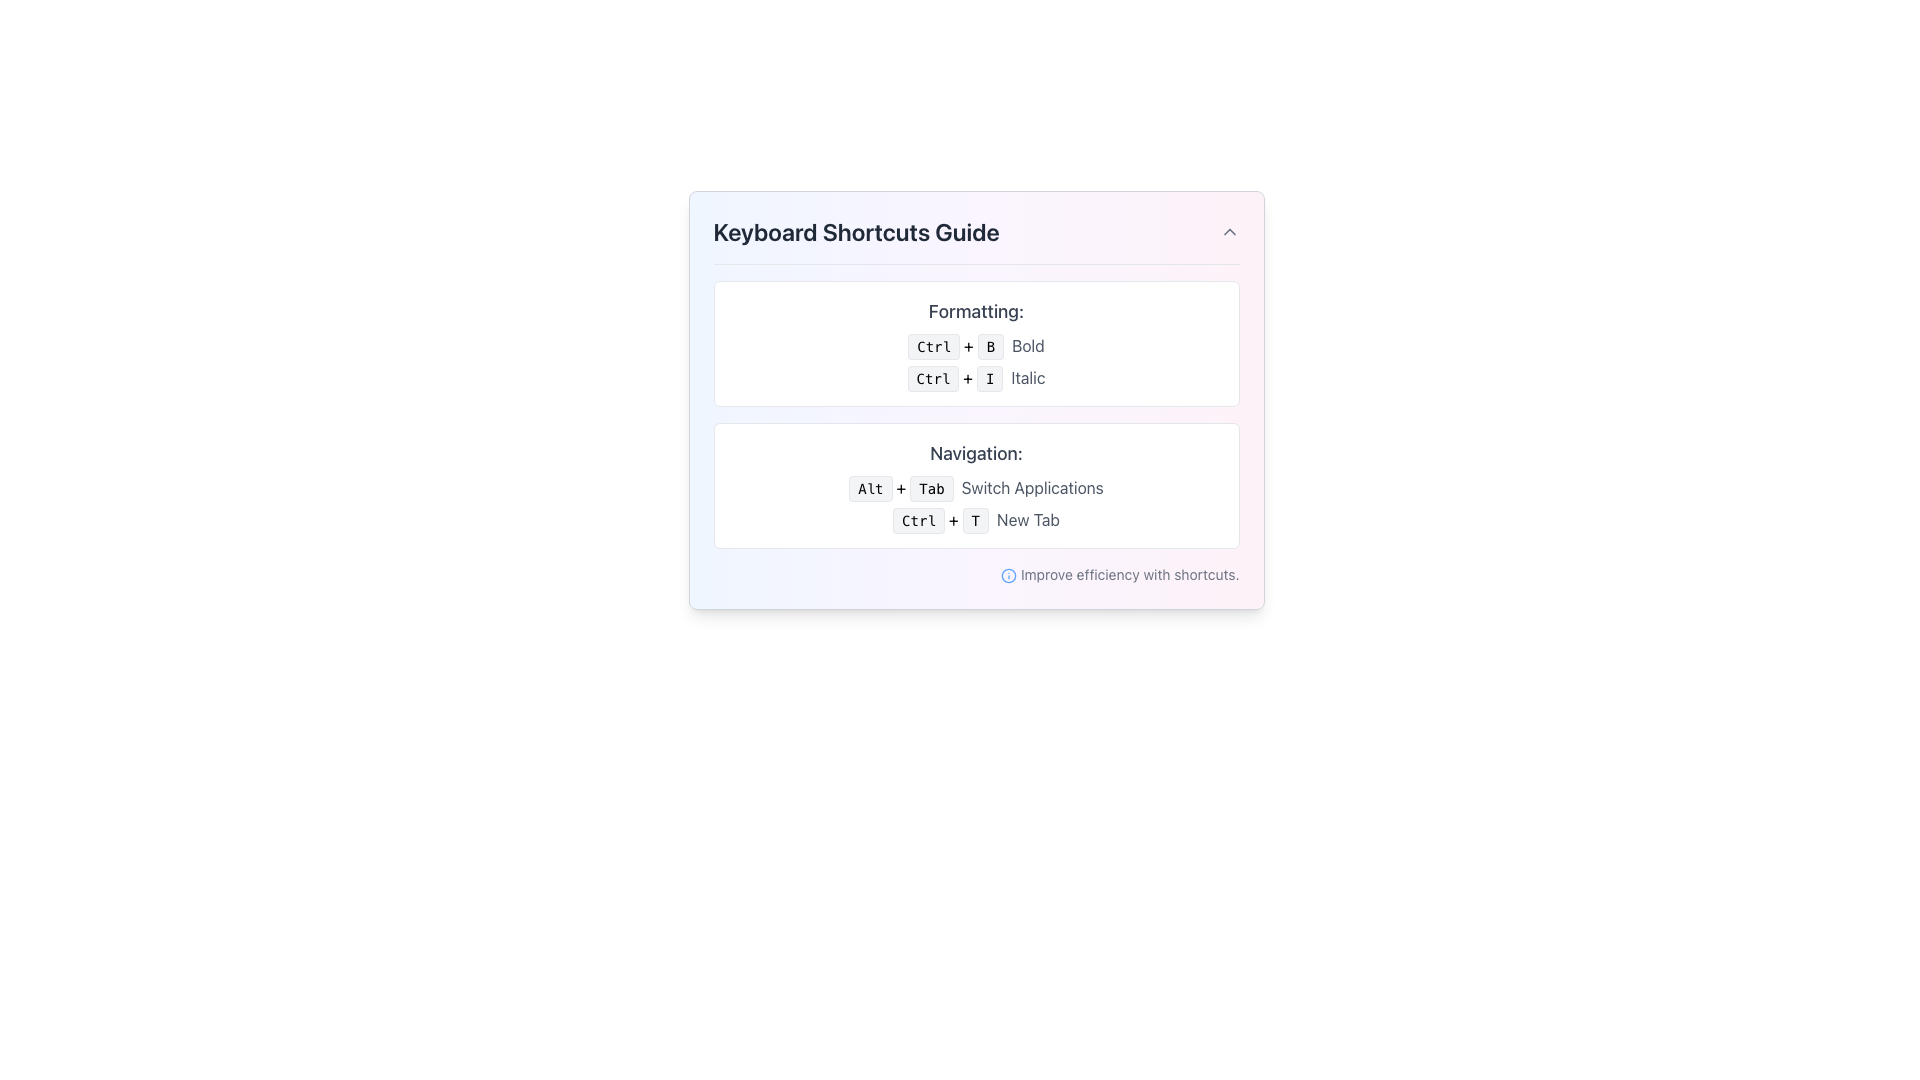  Describe the element at coordinates (976, 488) in the screenshot. I see `the informational text about the 'Alt + Tab' keyboard shortcut, located under the 'Navigation:' section` at that location.